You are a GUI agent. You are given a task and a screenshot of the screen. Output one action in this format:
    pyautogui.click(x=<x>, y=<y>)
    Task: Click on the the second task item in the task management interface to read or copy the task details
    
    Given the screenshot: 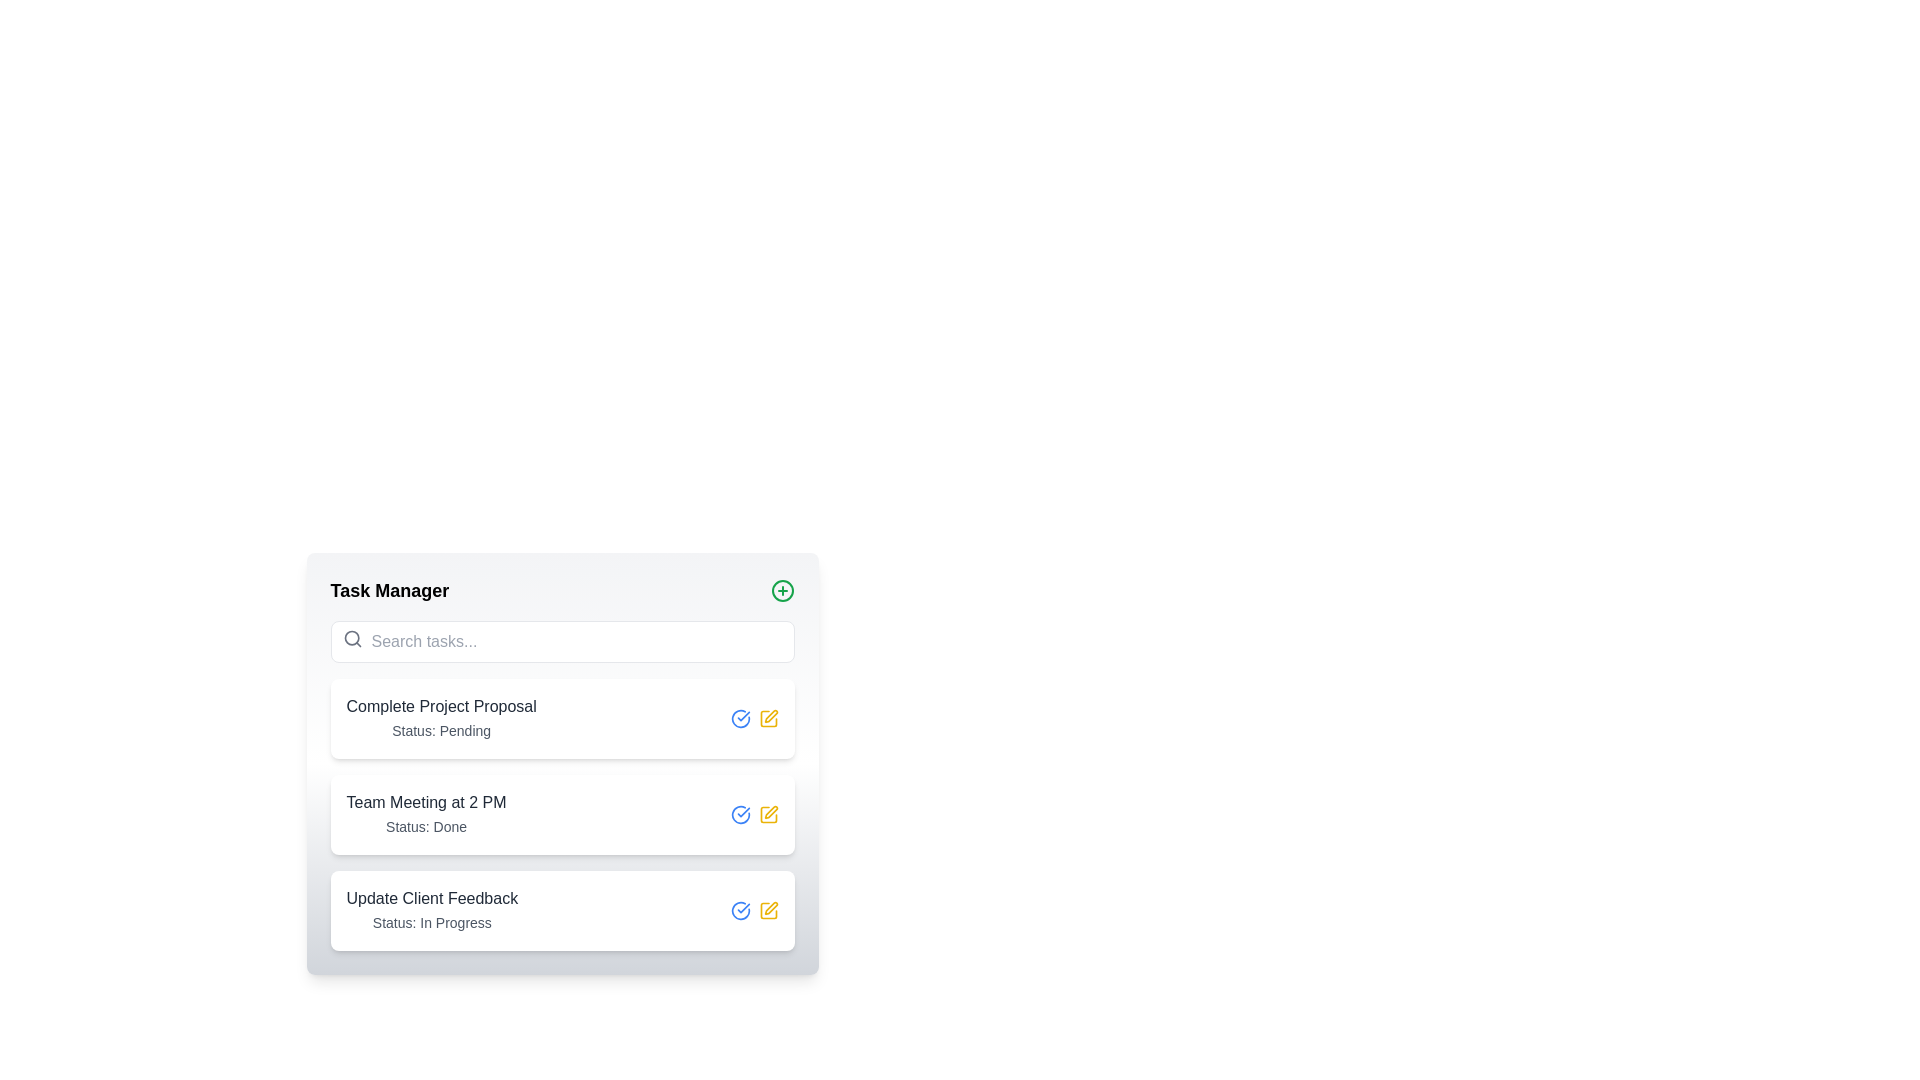 What is the action you would take?
    pyautogui.click(x=561, y=814)
    